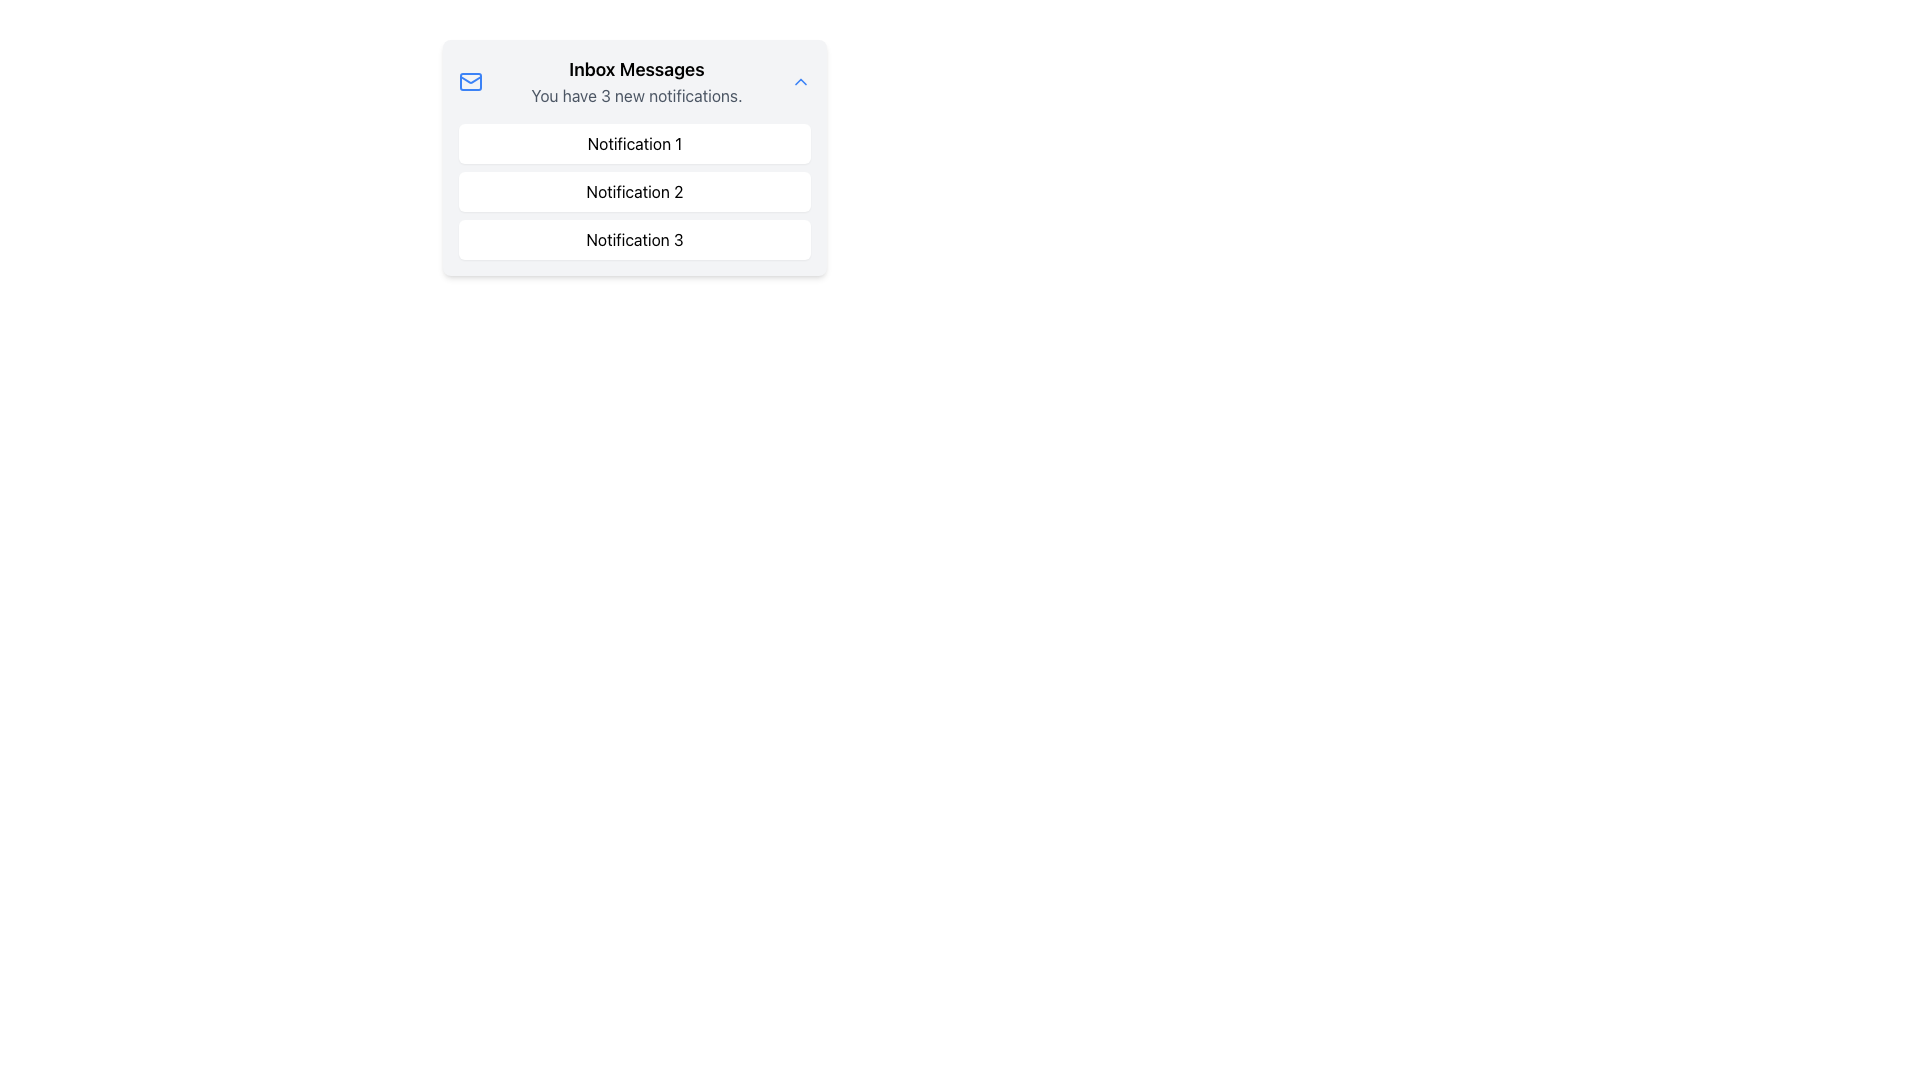  What do you see at coordinates (633, 192) in the screenshot?
I see `the notifications list component in the 'Inbox Messages' section` at bounding box center [633, 192].